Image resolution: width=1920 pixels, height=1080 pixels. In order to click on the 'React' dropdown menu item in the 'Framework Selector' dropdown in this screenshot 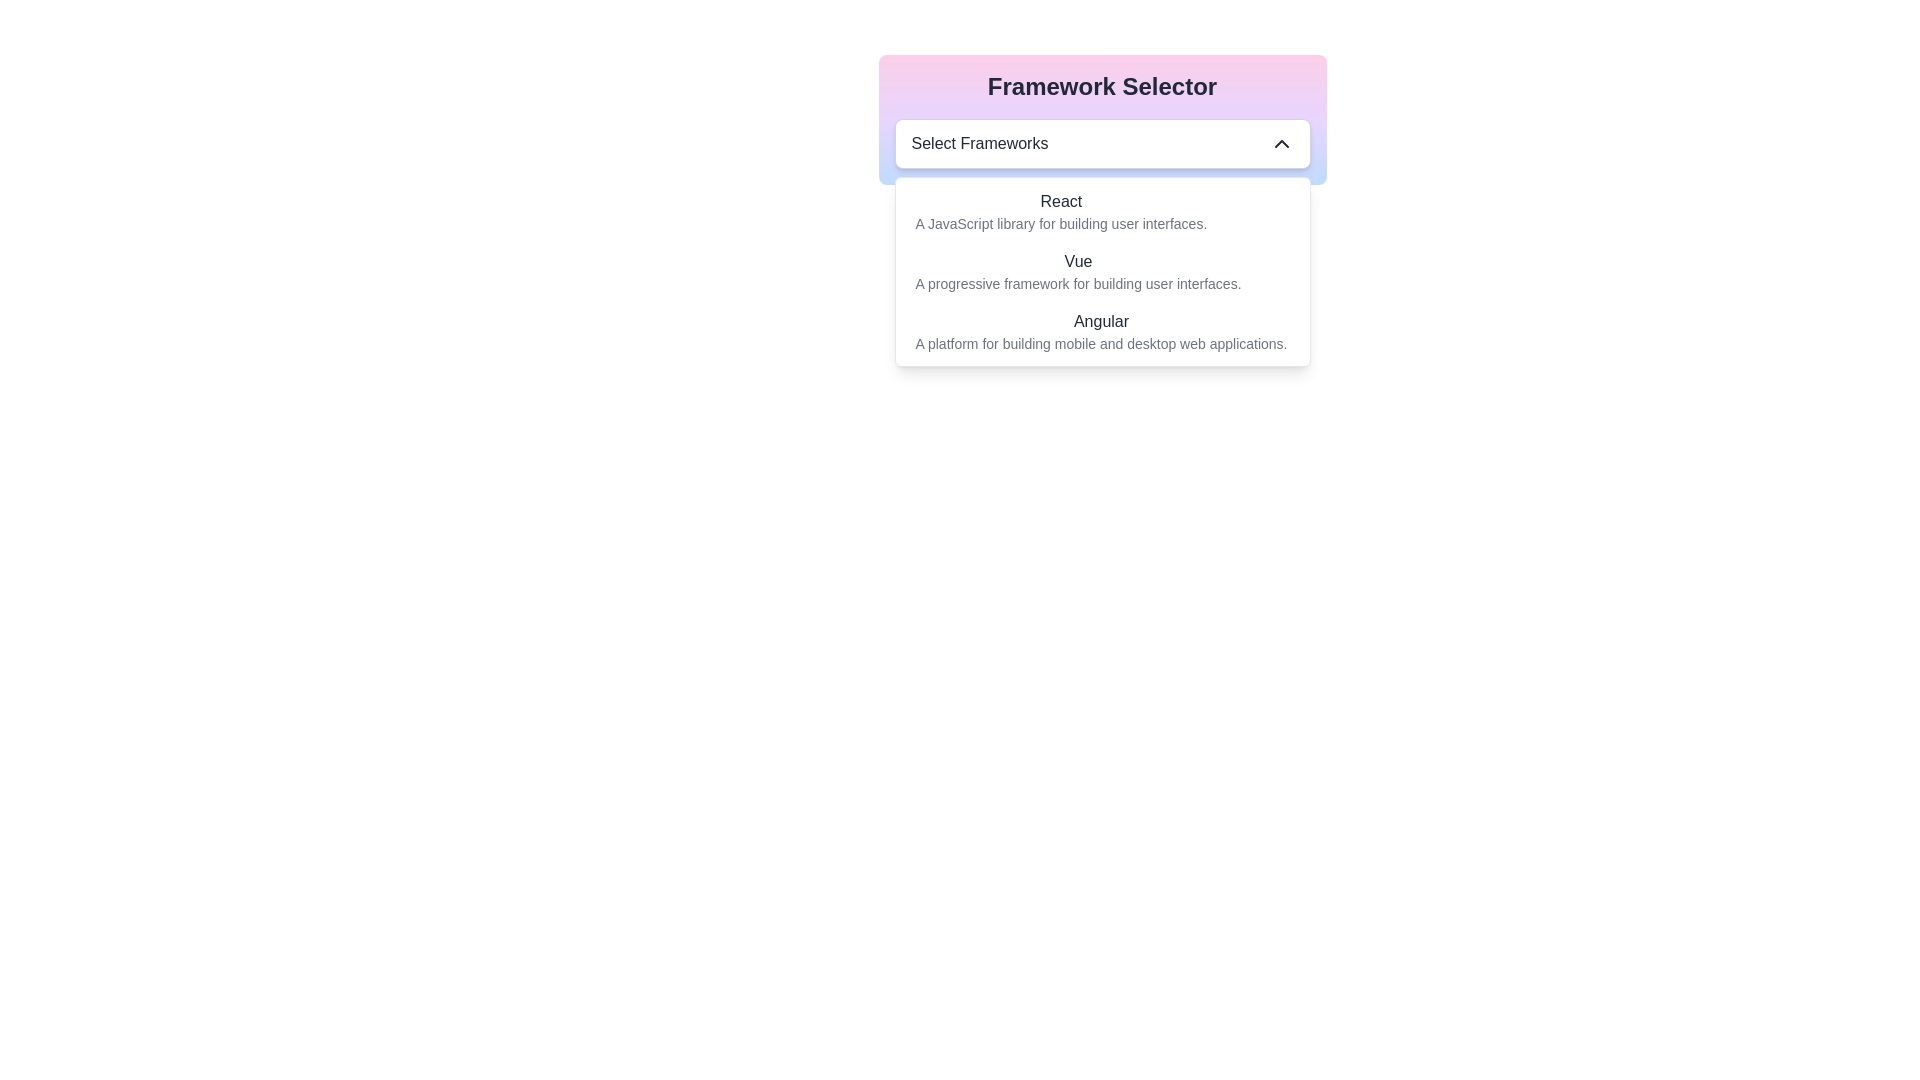, I will do `click(1101, 212)`.